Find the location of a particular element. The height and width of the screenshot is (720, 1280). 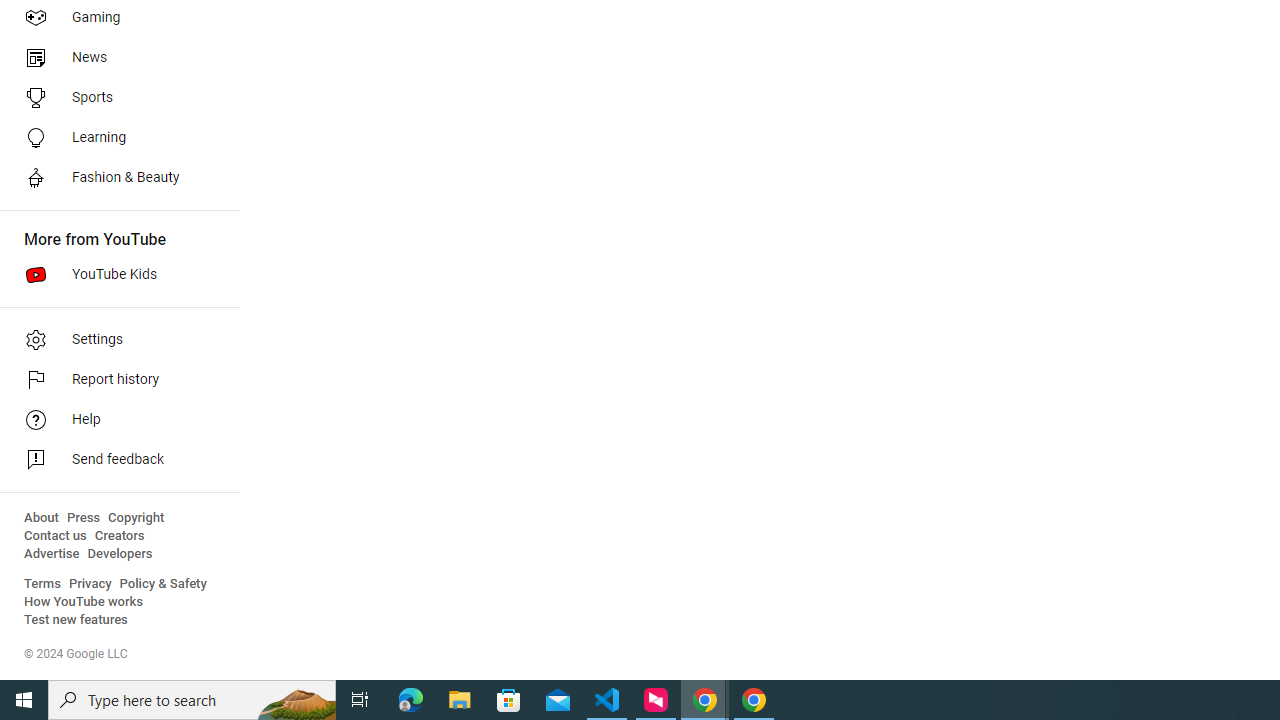

'Learning' is located at coordinates (112, 136).